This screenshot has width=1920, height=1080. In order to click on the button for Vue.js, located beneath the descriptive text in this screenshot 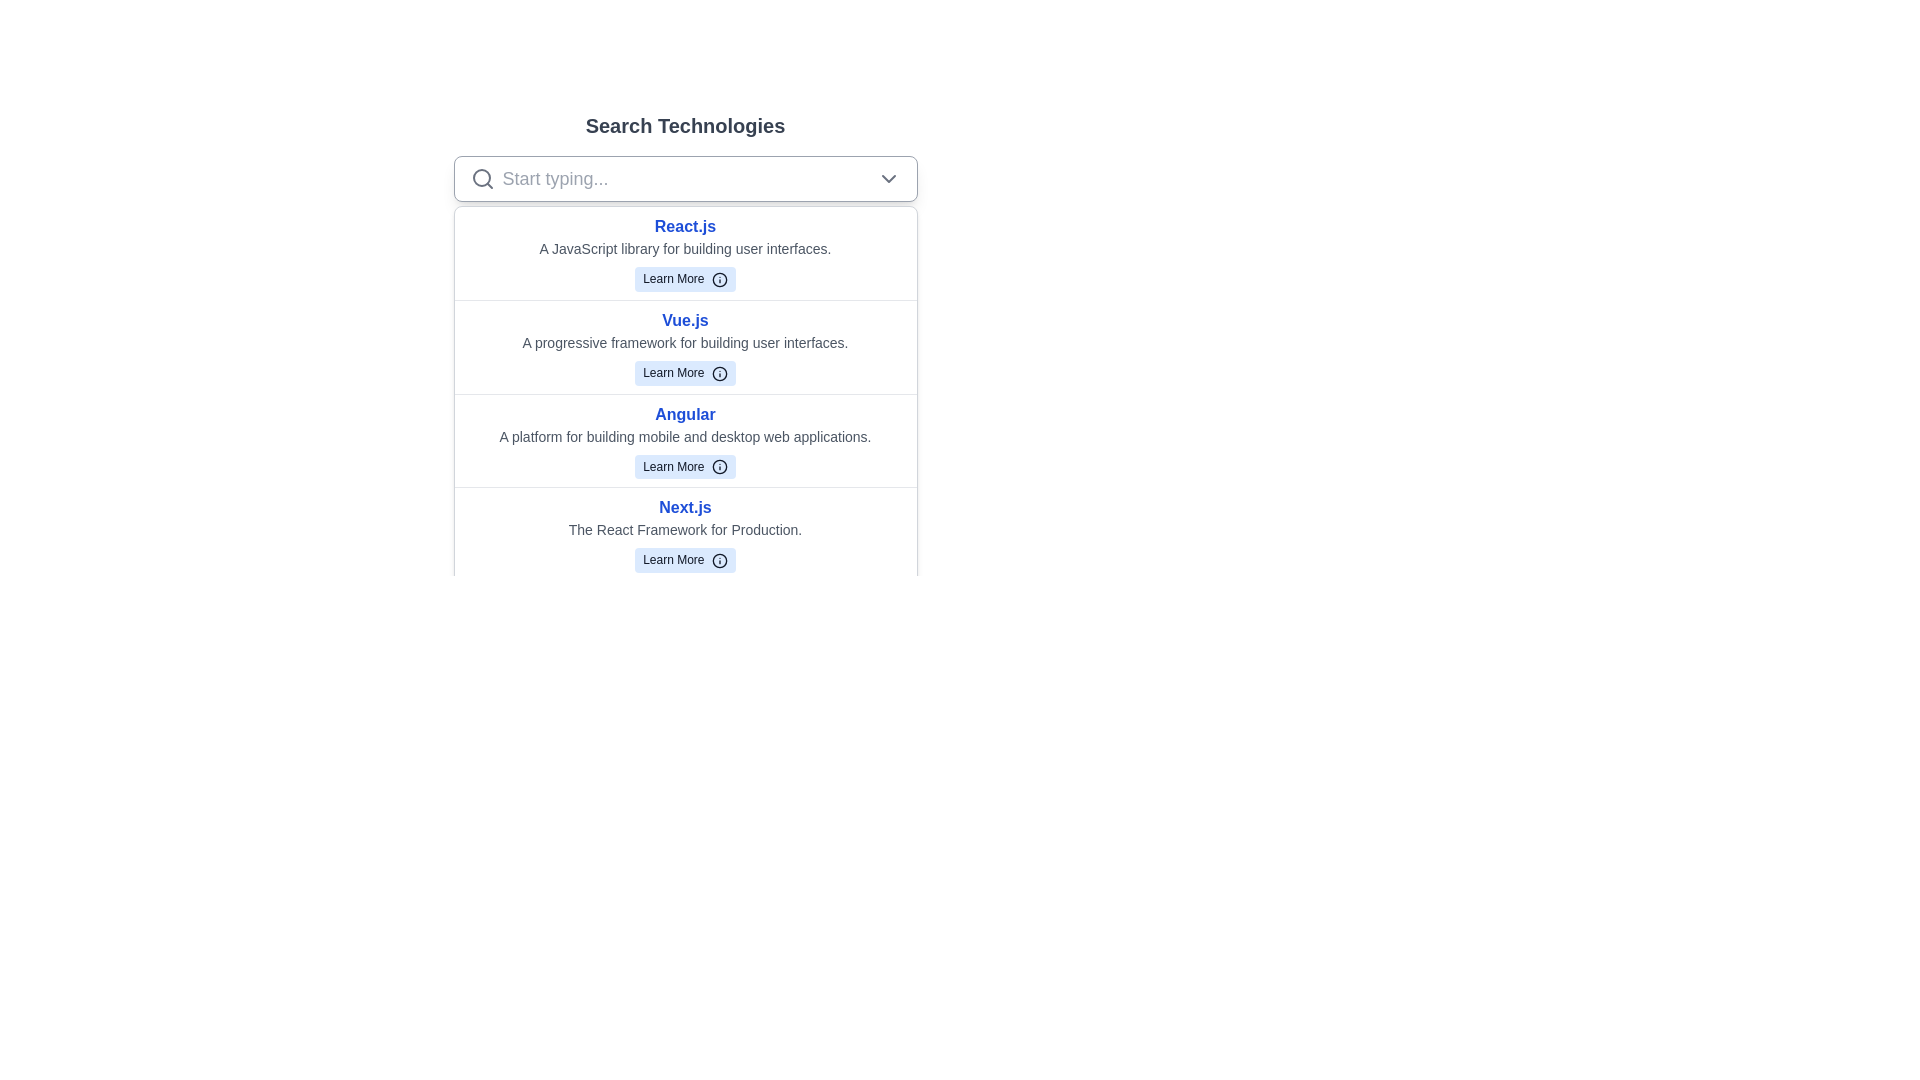, I will do `click(685, 373)`.